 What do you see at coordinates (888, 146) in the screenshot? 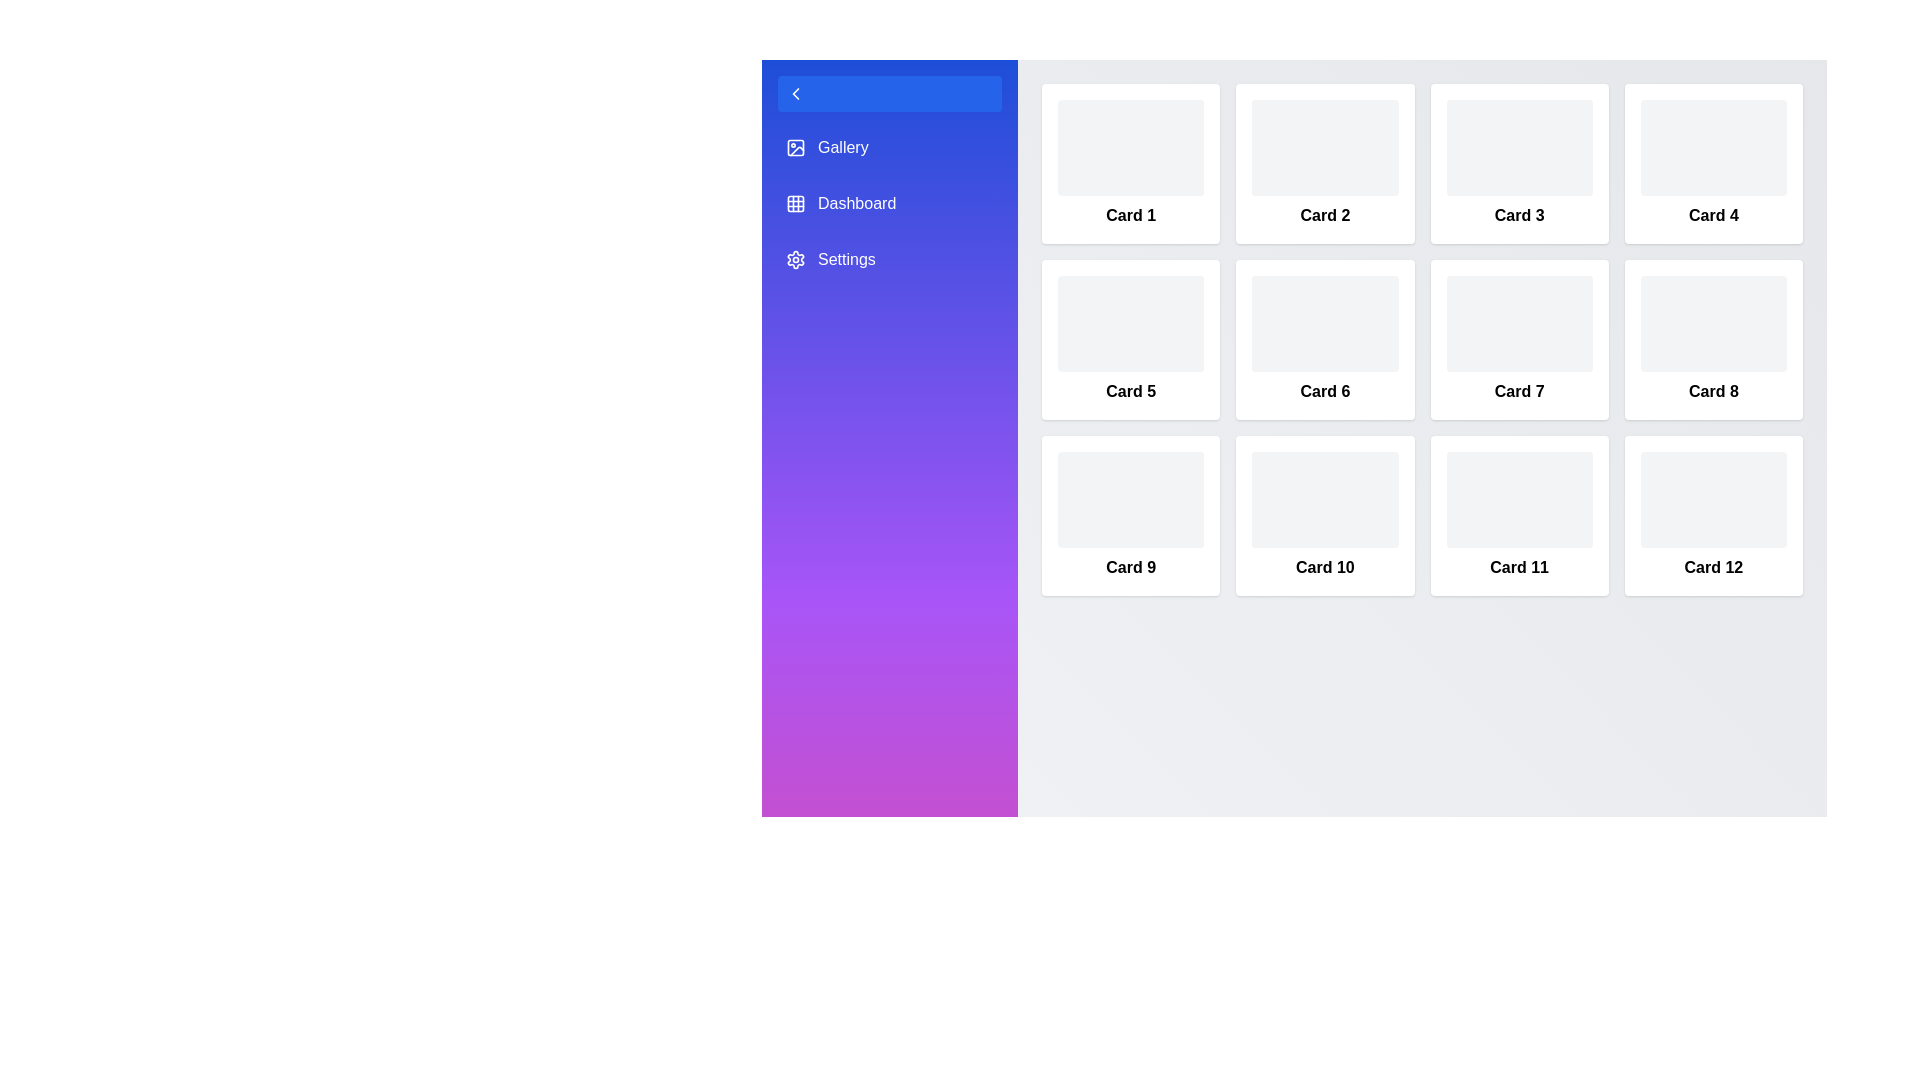
I see `the sidebar menu item labeled Gallery` at bounding box center [888, 146].